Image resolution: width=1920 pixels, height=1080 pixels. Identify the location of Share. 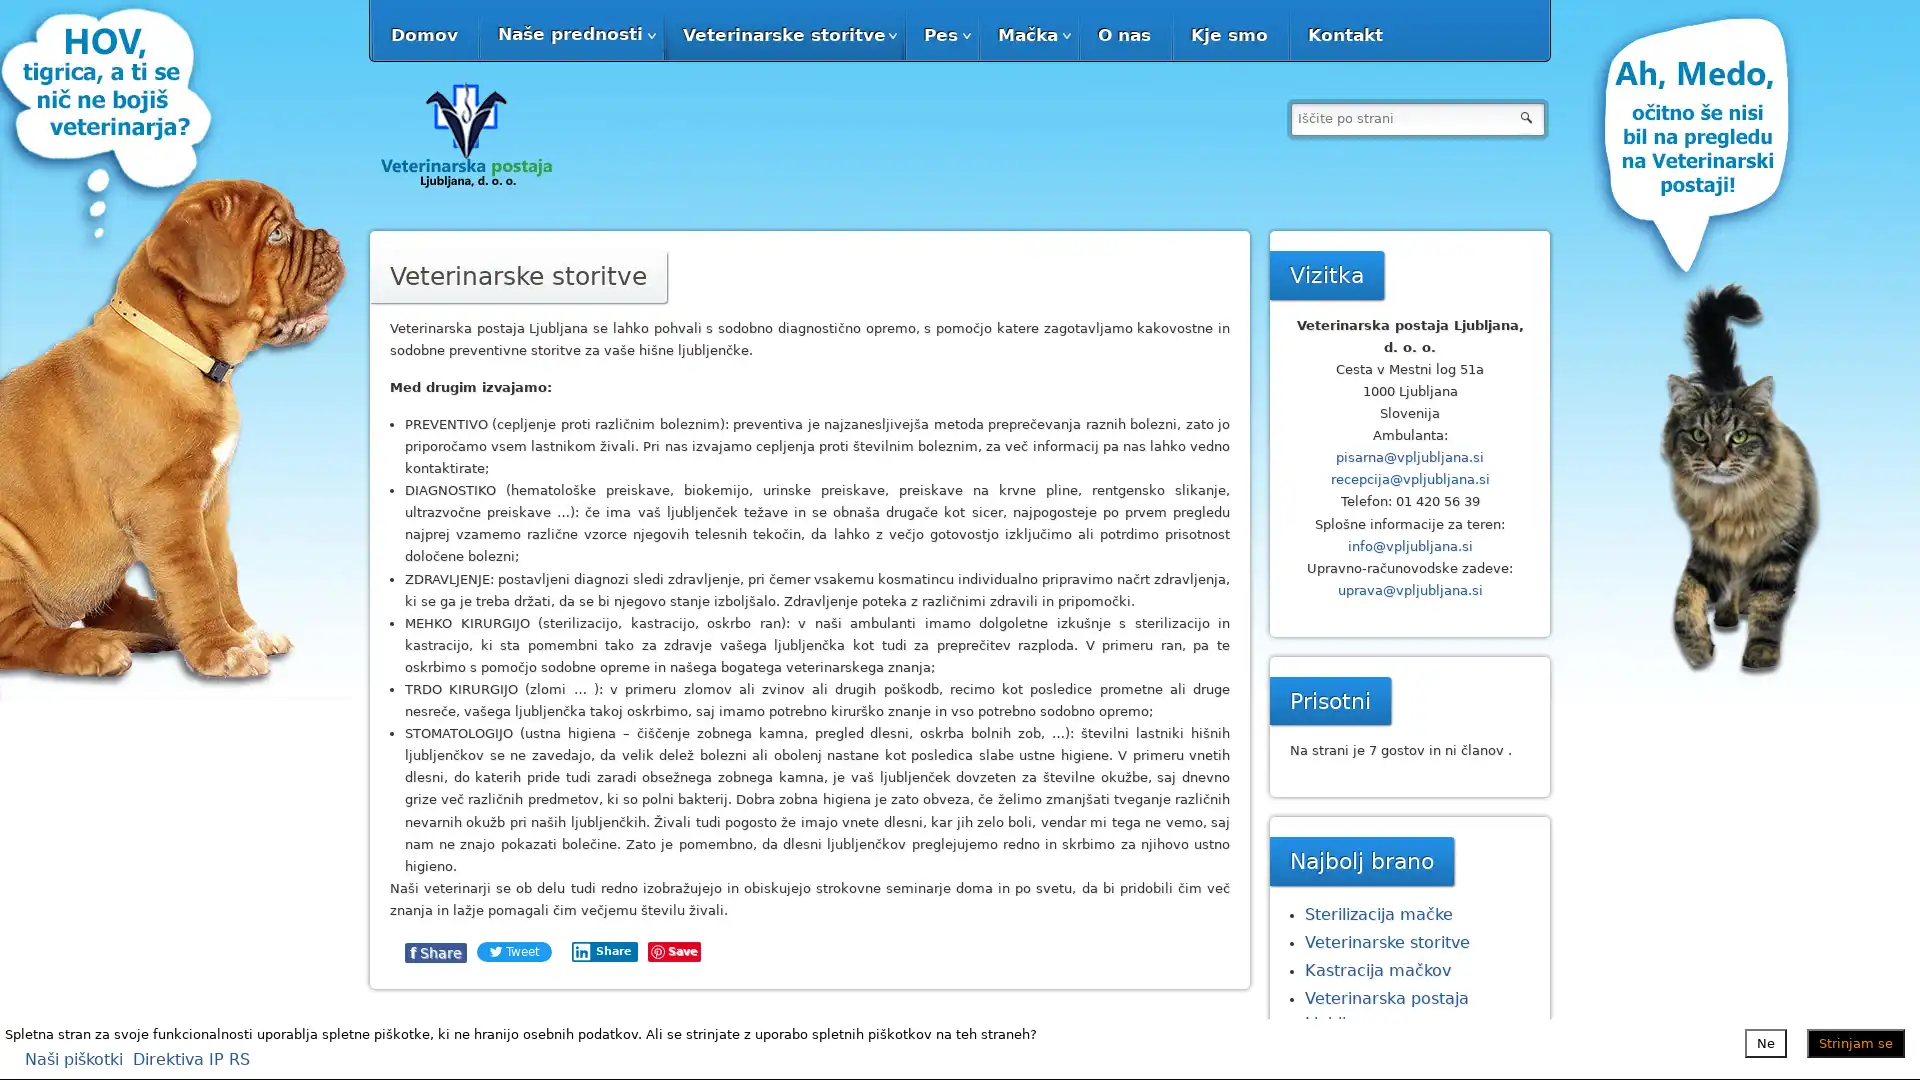
(694, 951).